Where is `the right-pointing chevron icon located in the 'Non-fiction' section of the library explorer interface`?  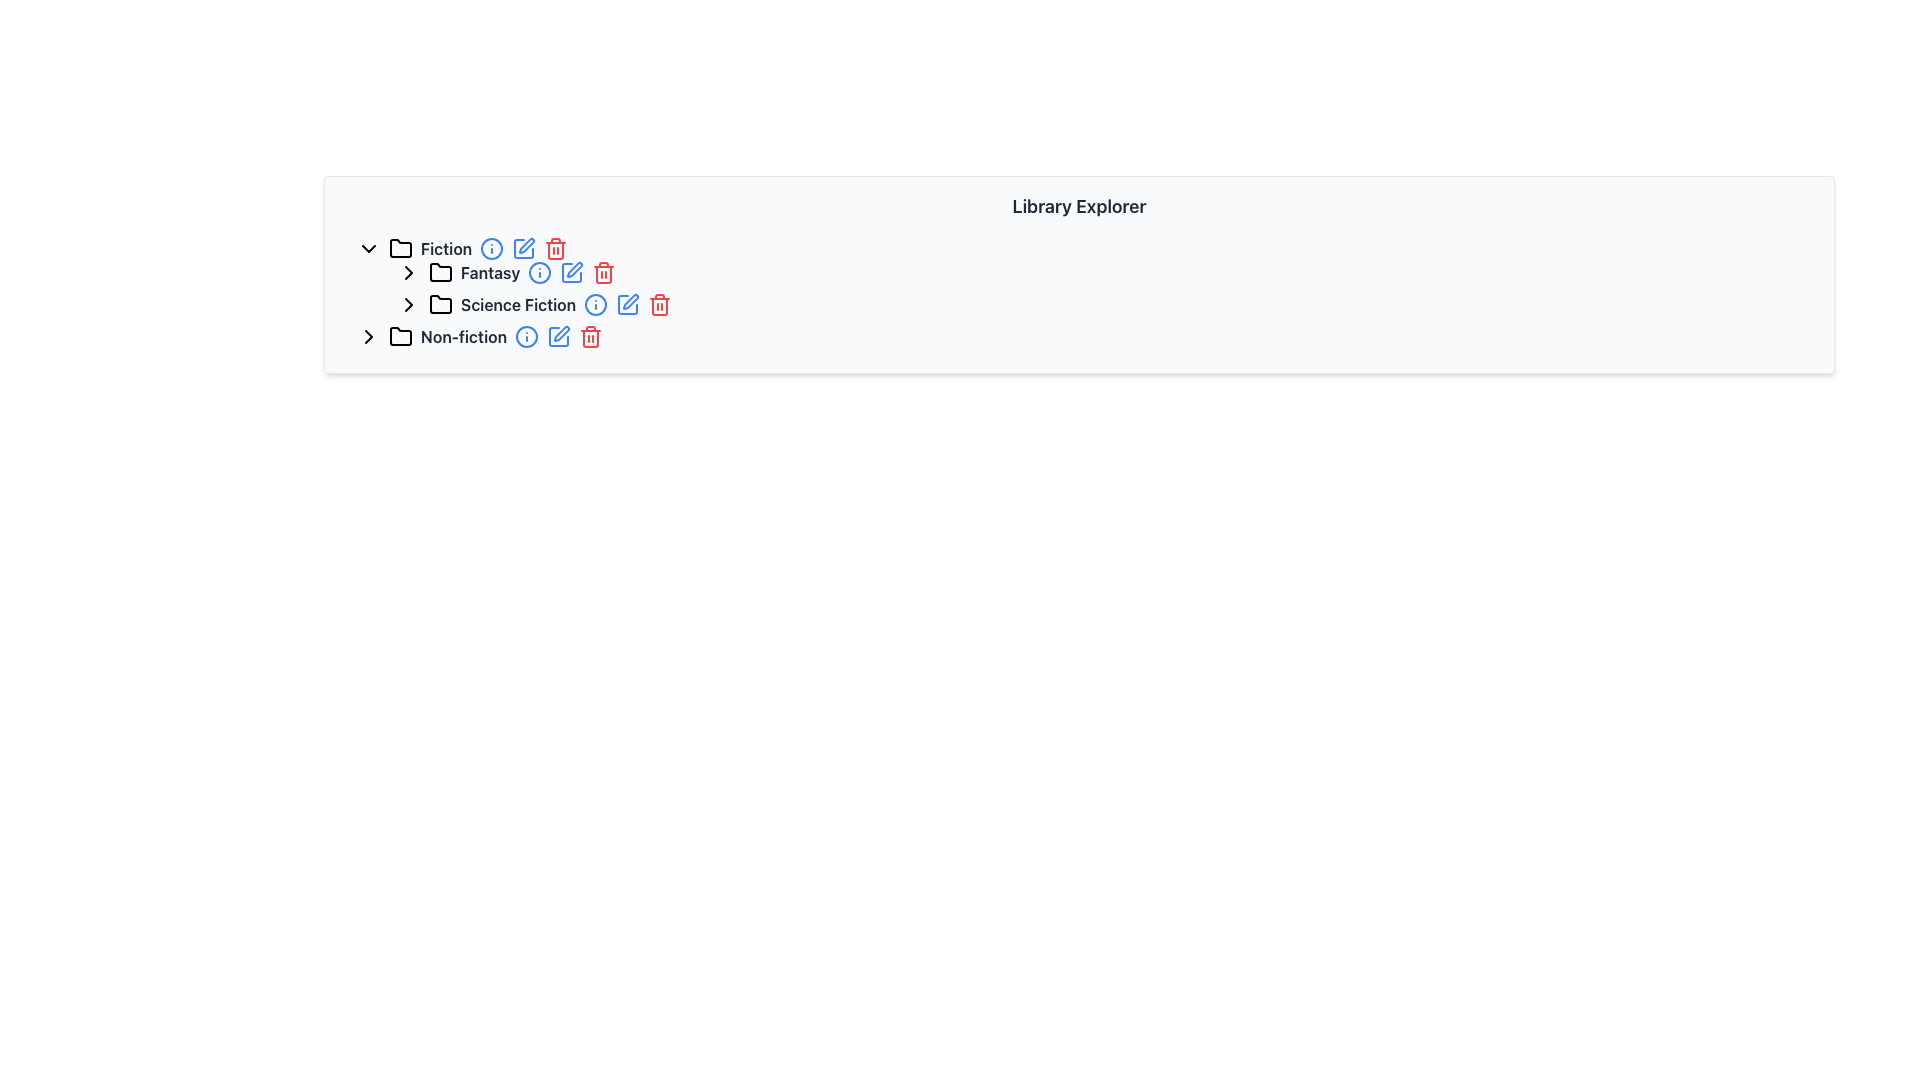 the right-pointing chevron icon located in the 'Non-fiction' section of the library explorer interface is located at coordinates (369, 335).